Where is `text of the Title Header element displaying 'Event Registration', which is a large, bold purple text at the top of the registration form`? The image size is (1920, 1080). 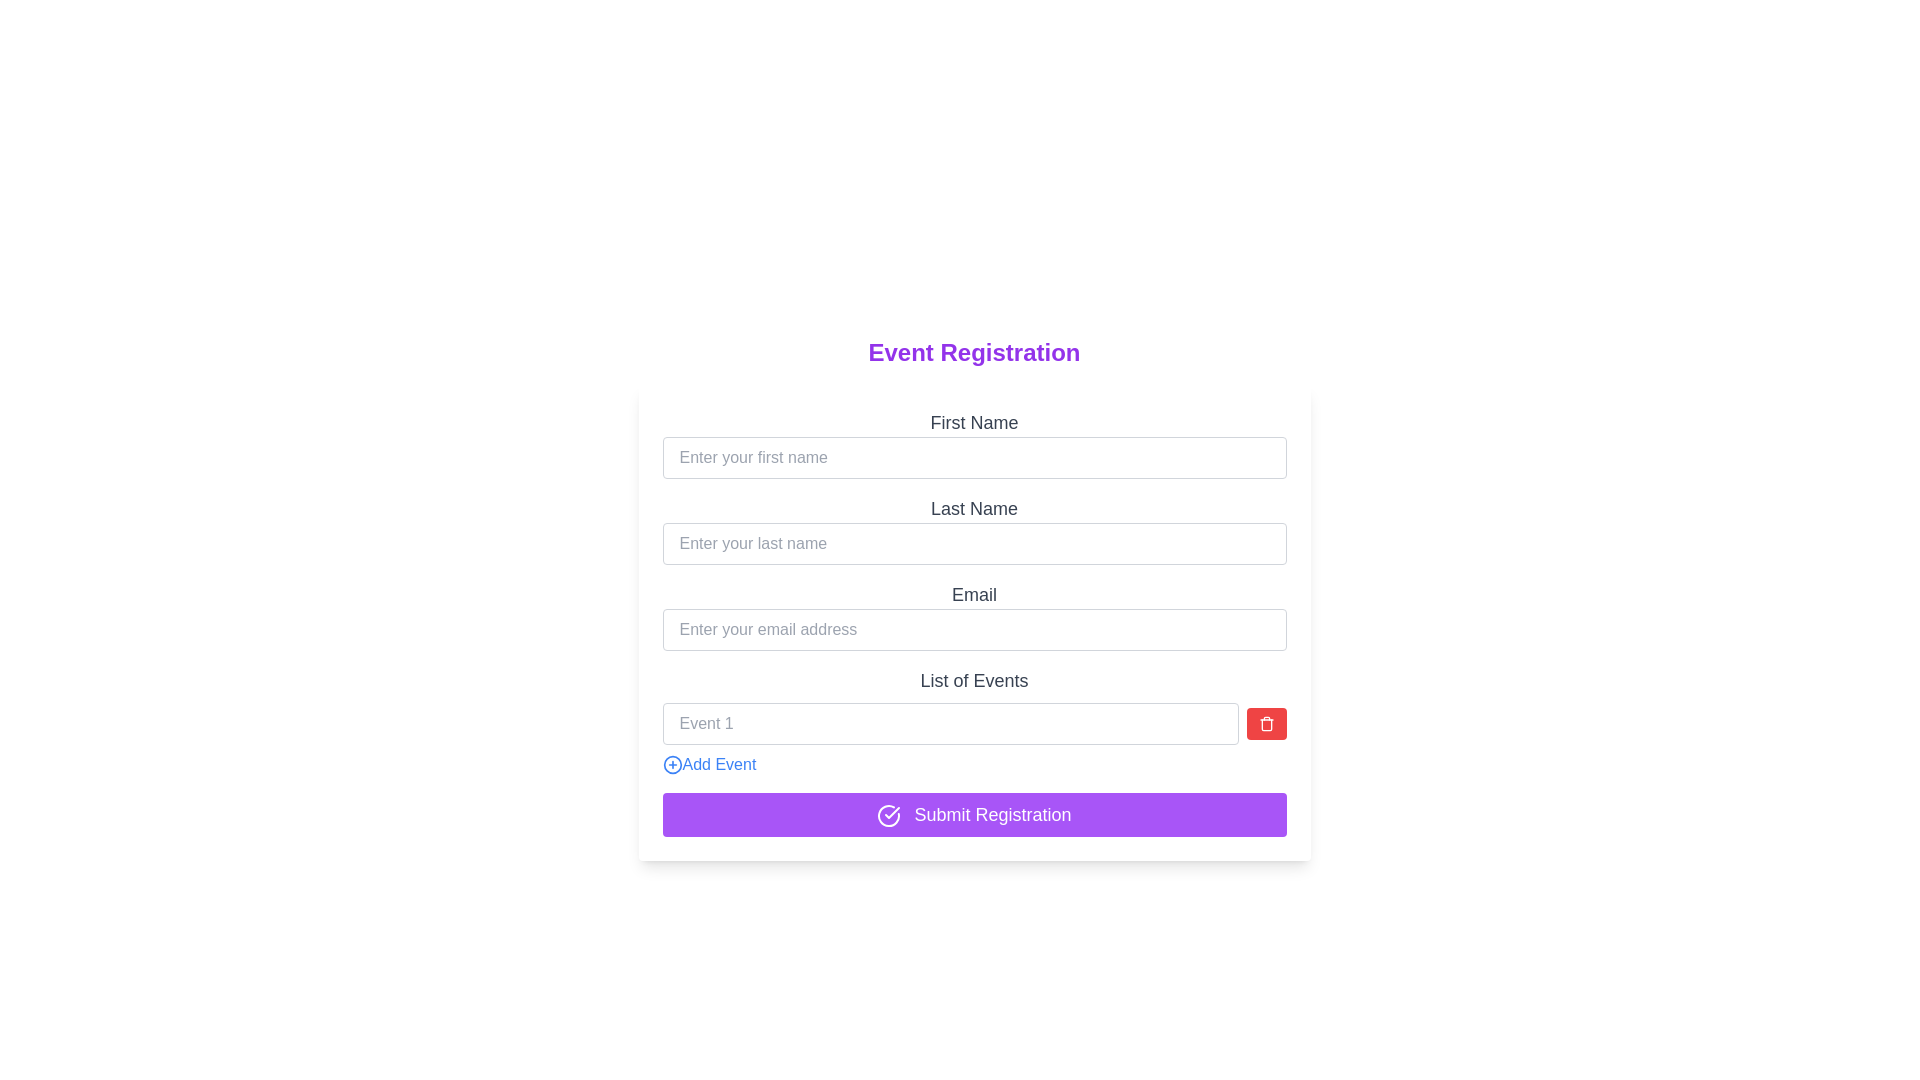 text of the Title Header element displaying 'Event Registration', which is a large, bold purple text at the top of the registration form is located at coordinates (974, 352).